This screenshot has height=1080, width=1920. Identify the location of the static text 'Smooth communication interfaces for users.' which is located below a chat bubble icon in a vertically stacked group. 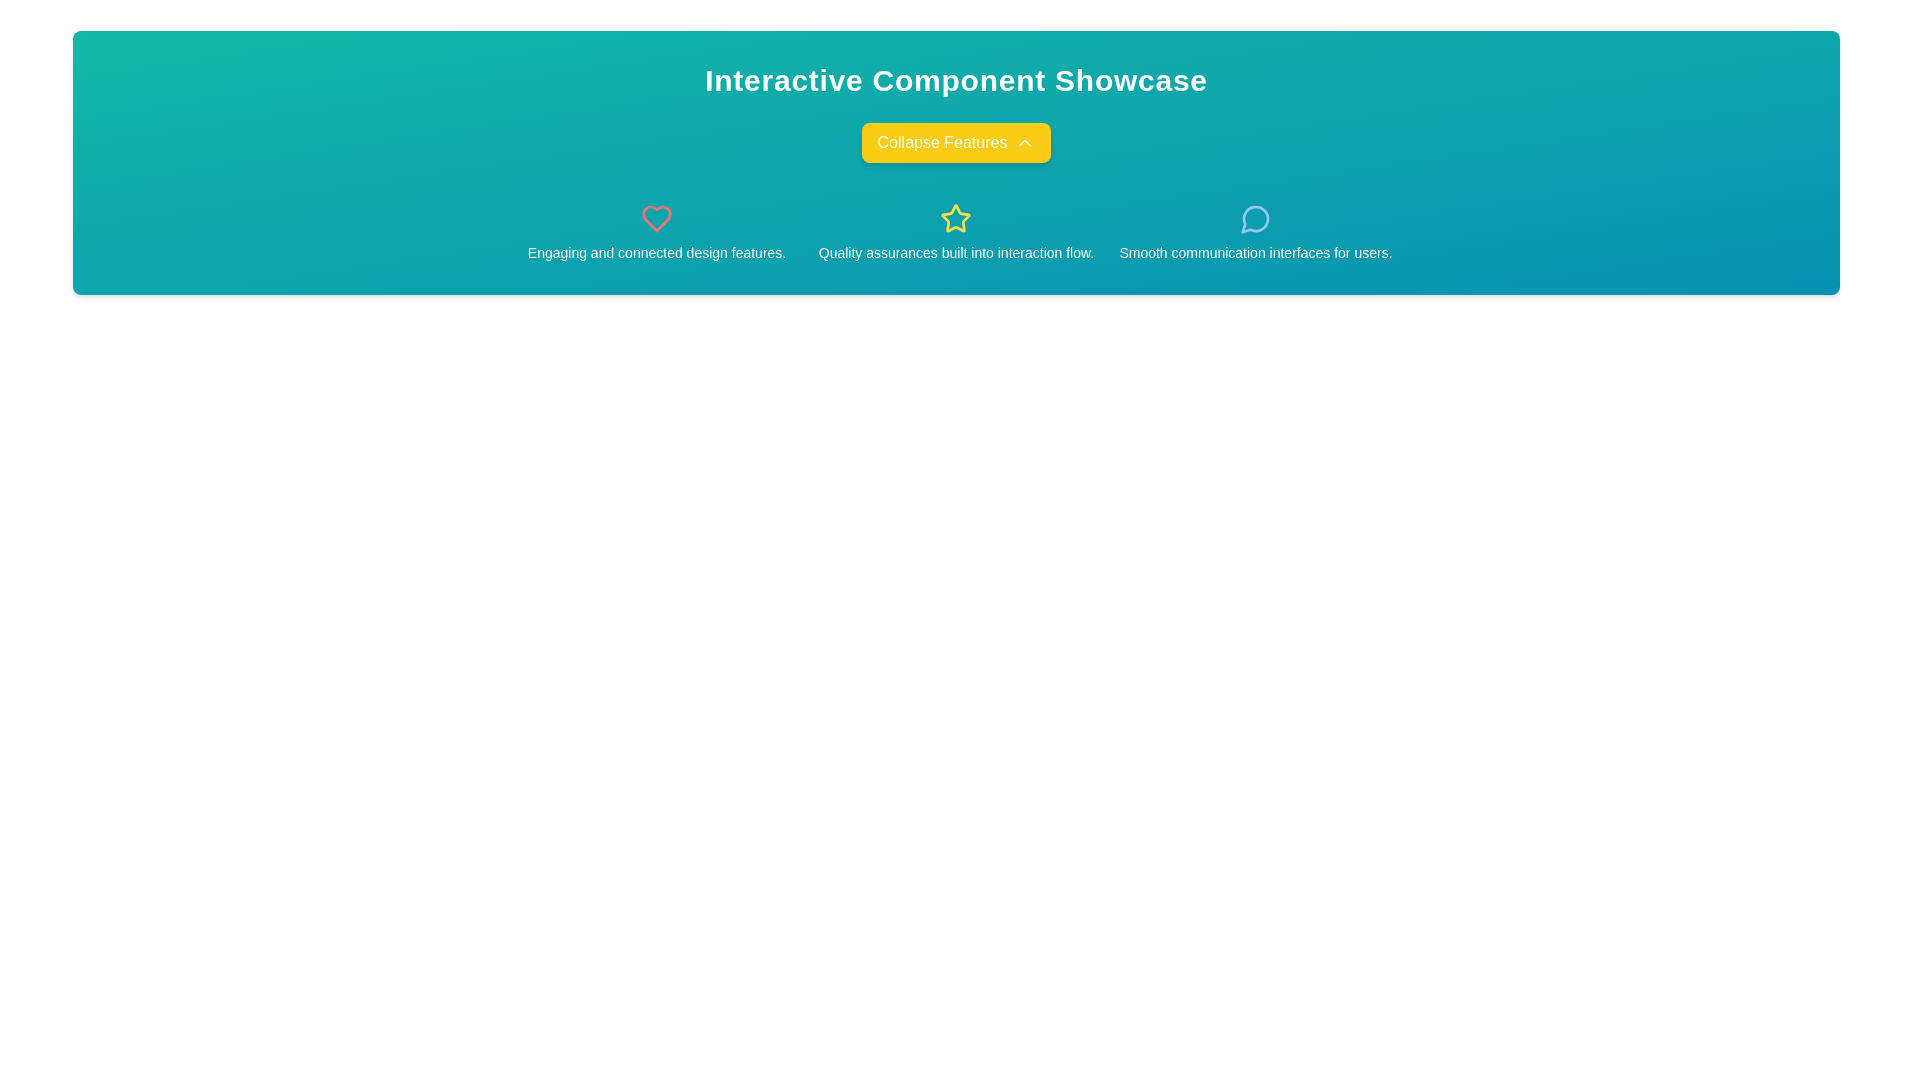
(1255, 252).